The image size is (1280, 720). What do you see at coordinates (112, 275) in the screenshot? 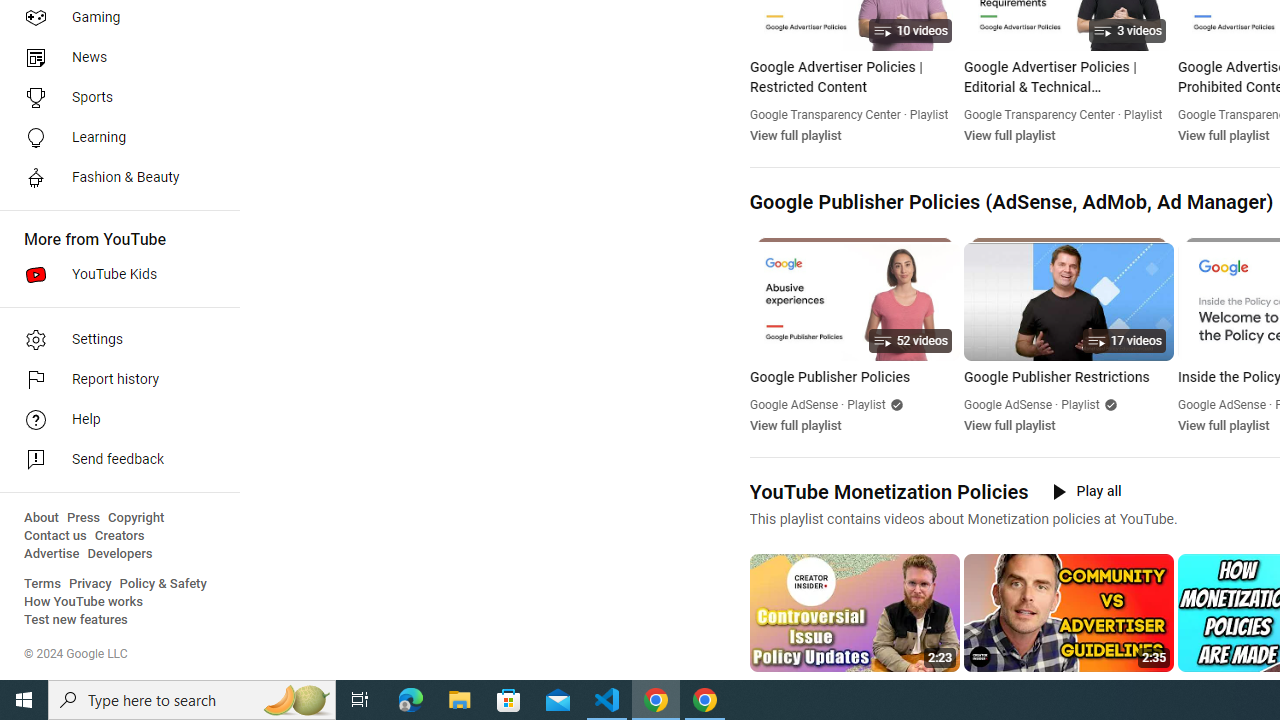
I see `'YouTube Kids'` at bounding box center [112, 275].